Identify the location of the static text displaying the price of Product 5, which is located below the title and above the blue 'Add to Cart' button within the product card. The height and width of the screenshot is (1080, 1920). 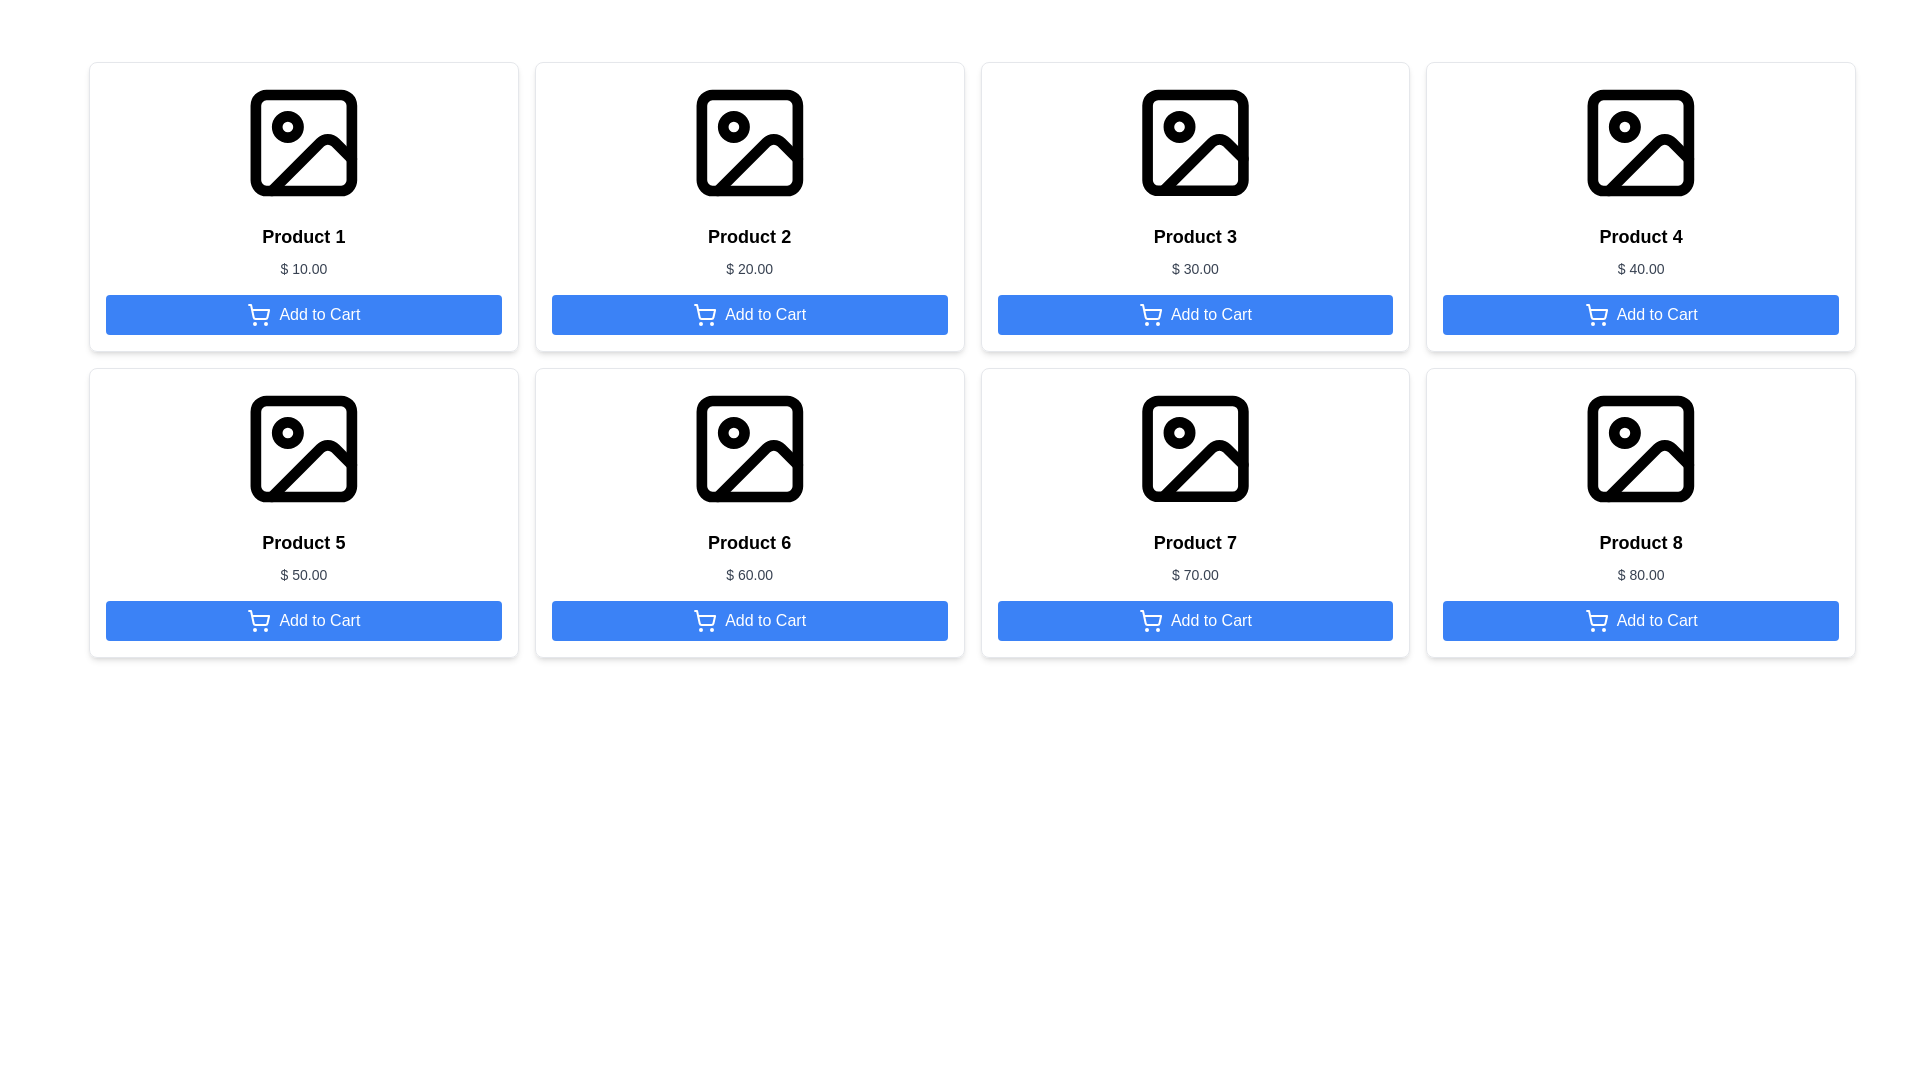
(302, 574).